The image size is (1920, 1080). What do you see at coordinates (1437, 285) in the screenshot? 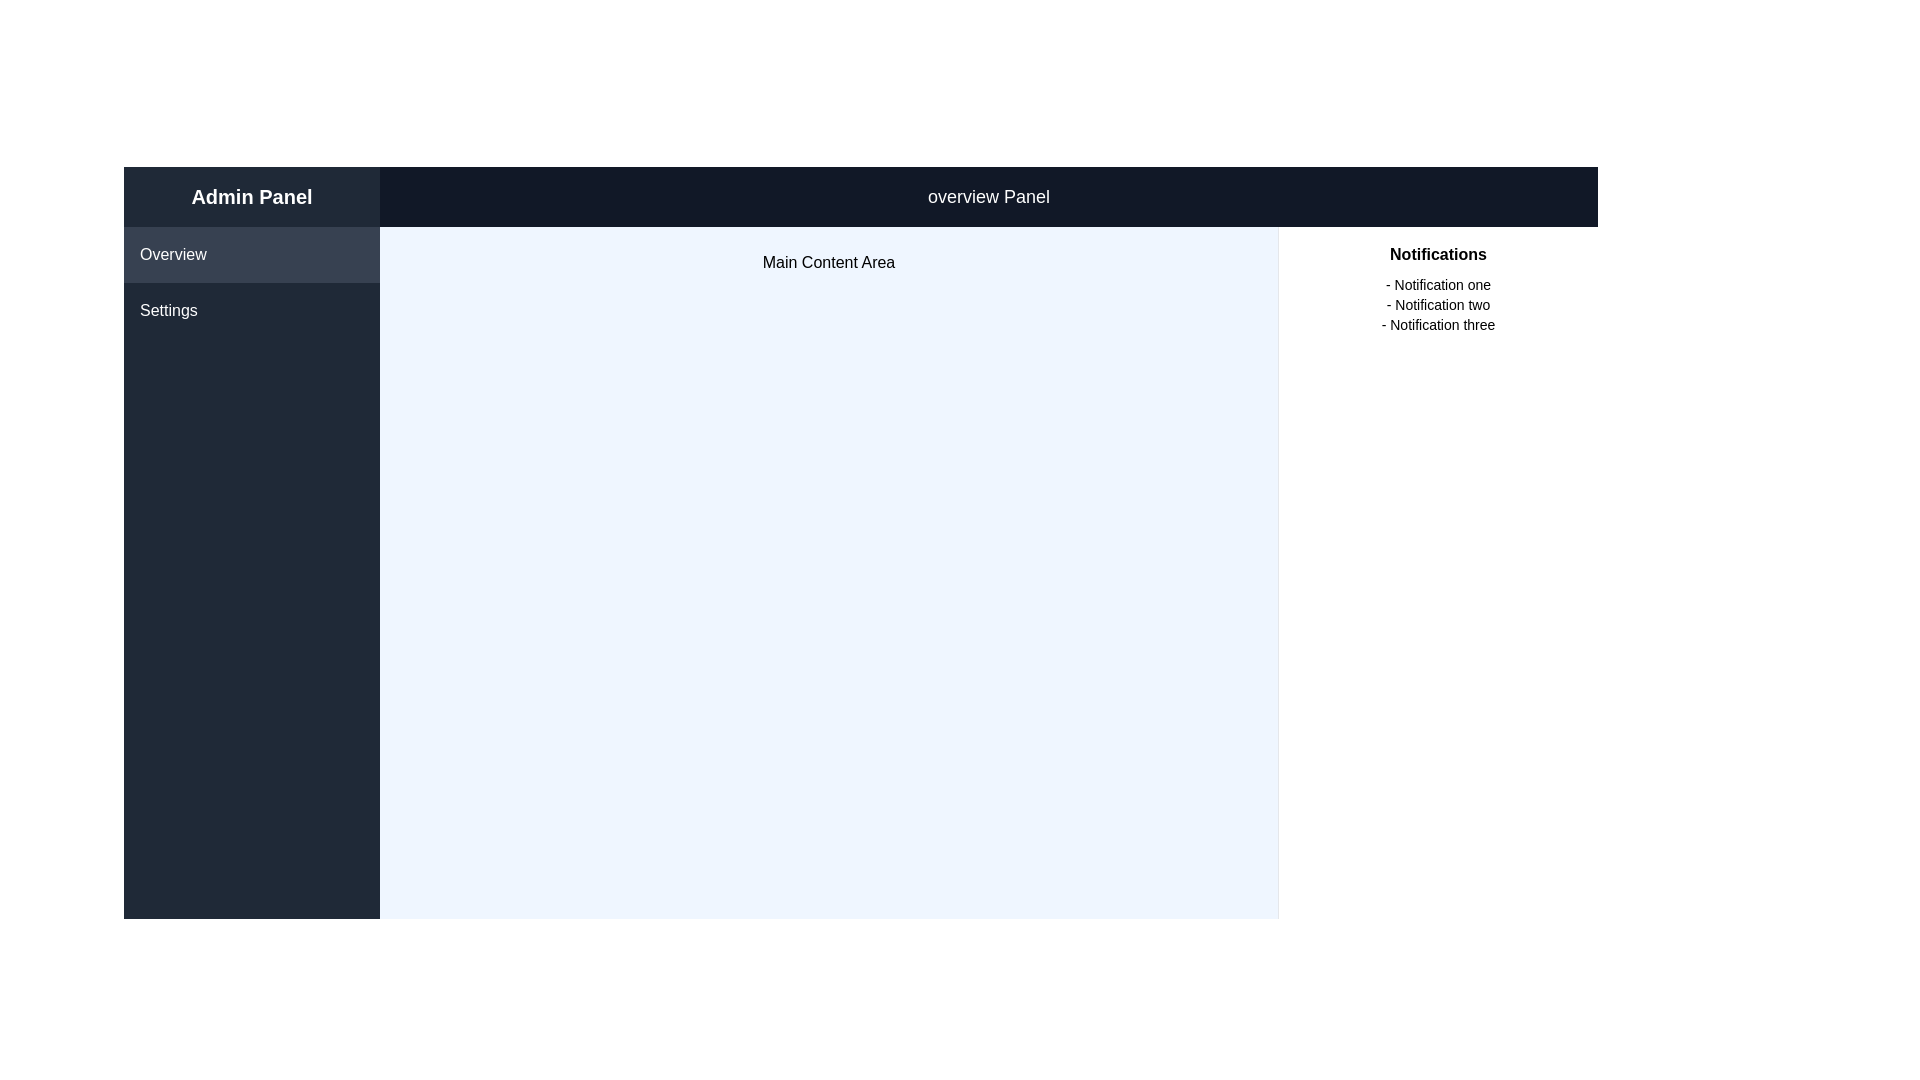
I see `the static notification message that reads '- Notification one', which is the first item in the Notifications section located in the top-right corner of the interface` at bounding box center [1437, 285].